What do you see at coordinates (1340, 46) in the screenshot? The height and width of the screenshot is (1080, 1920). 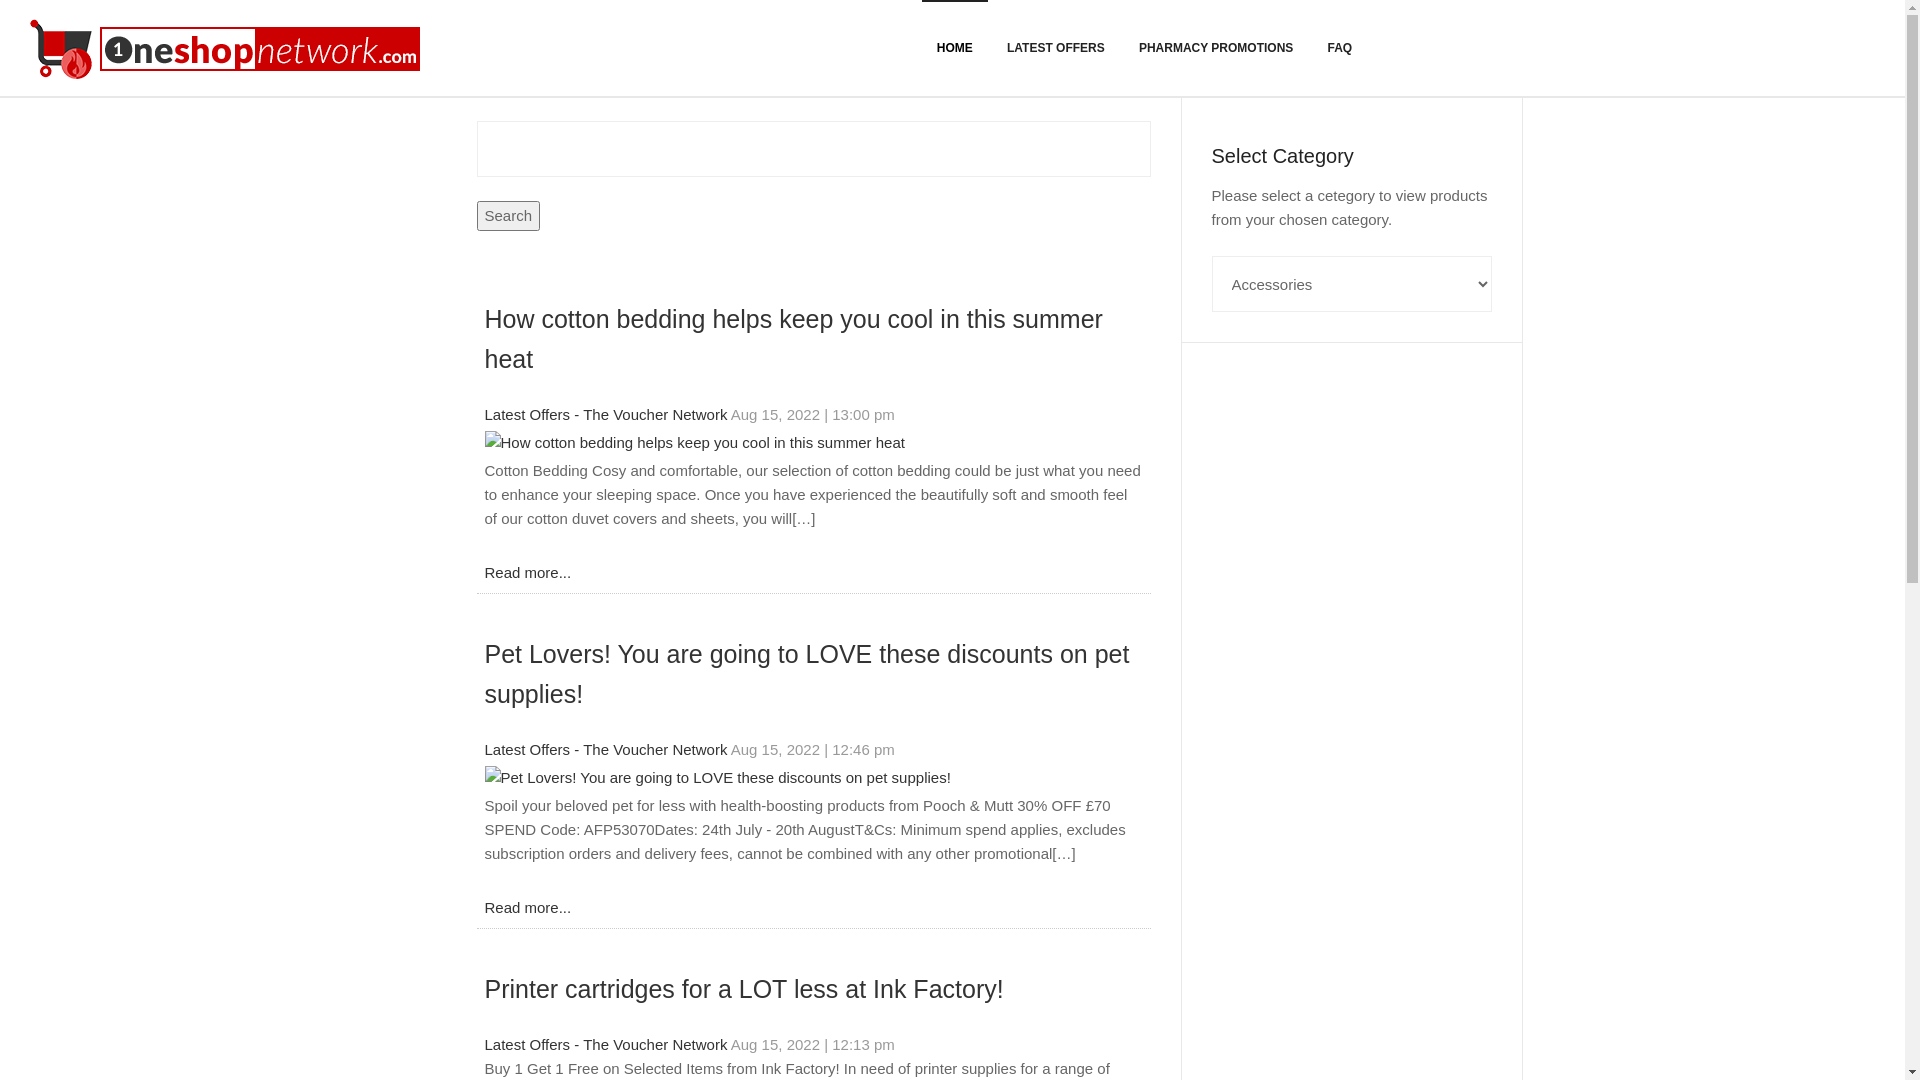 I see `'FAQ'` at bounding box center [1340, 46].